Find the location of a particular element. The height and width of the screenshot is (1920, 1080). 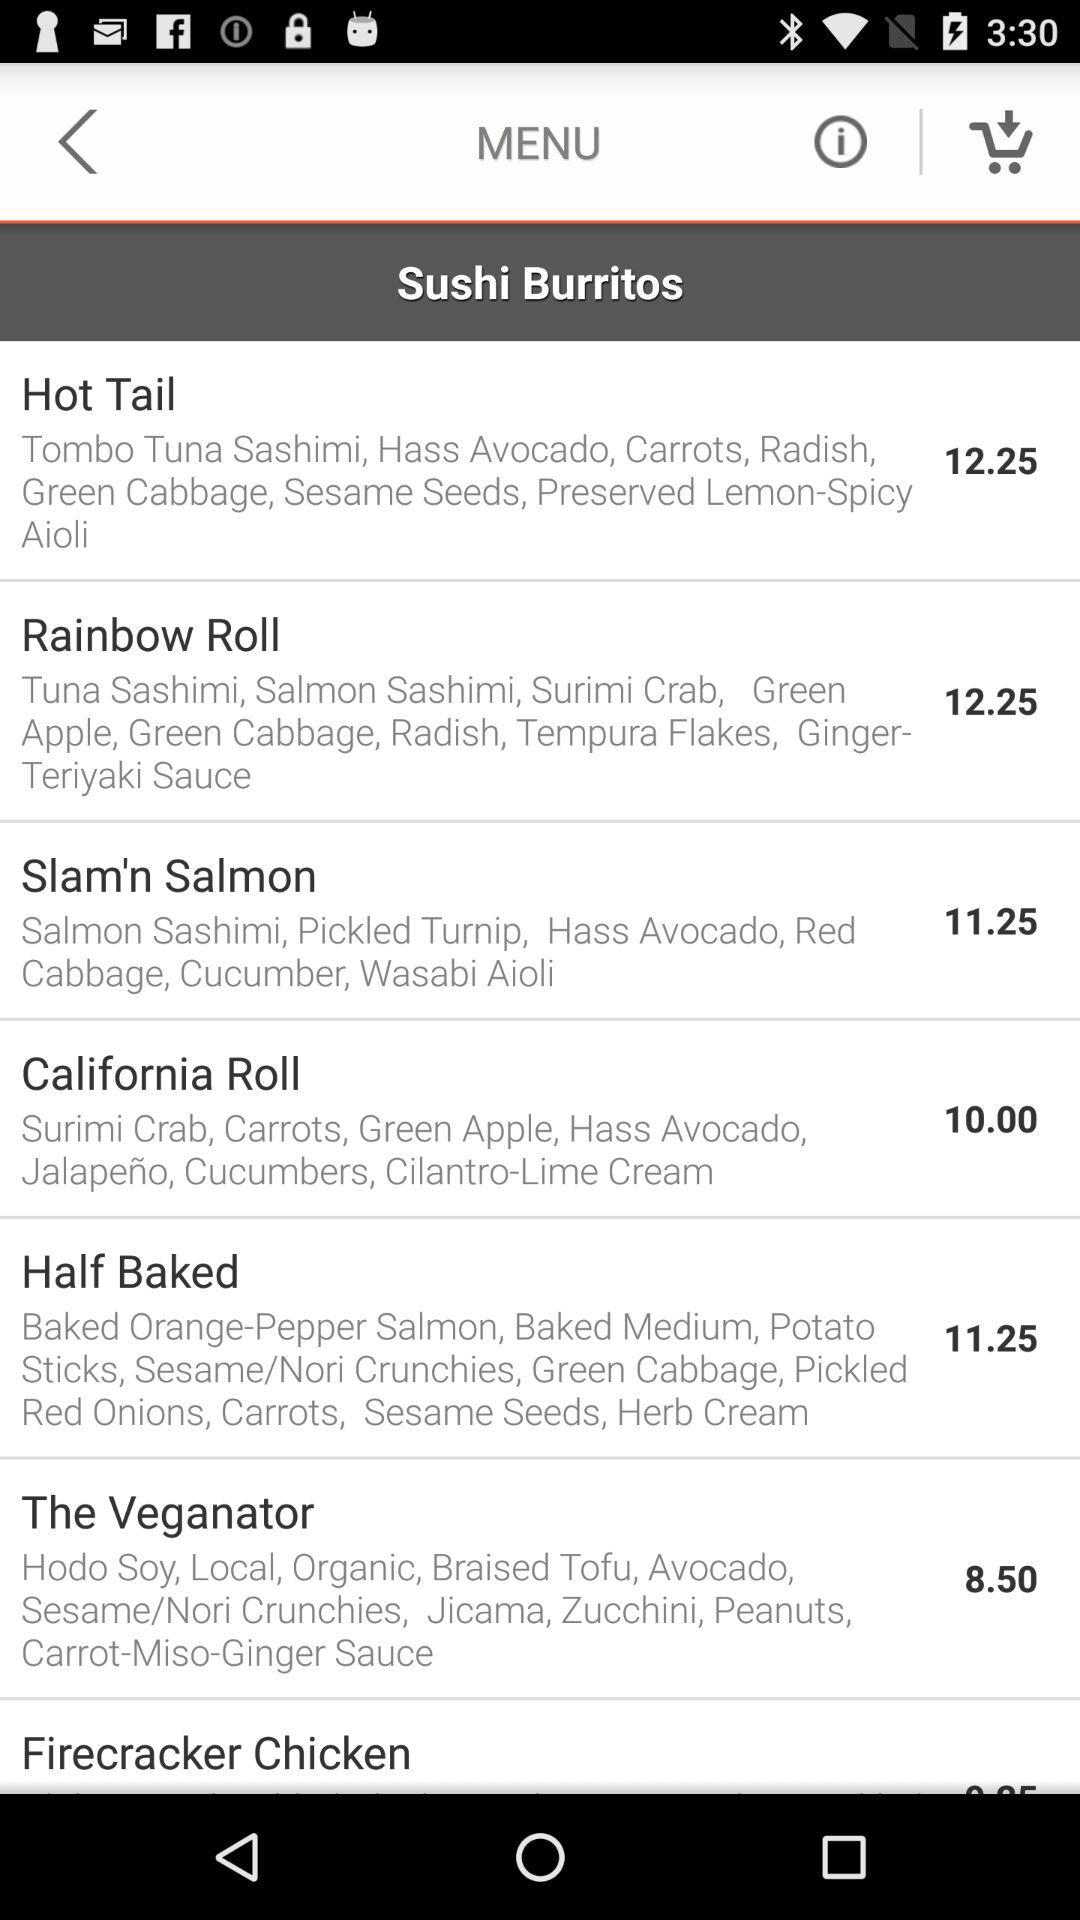

the hodo soy local icon is located at coordinates (482, 1608).